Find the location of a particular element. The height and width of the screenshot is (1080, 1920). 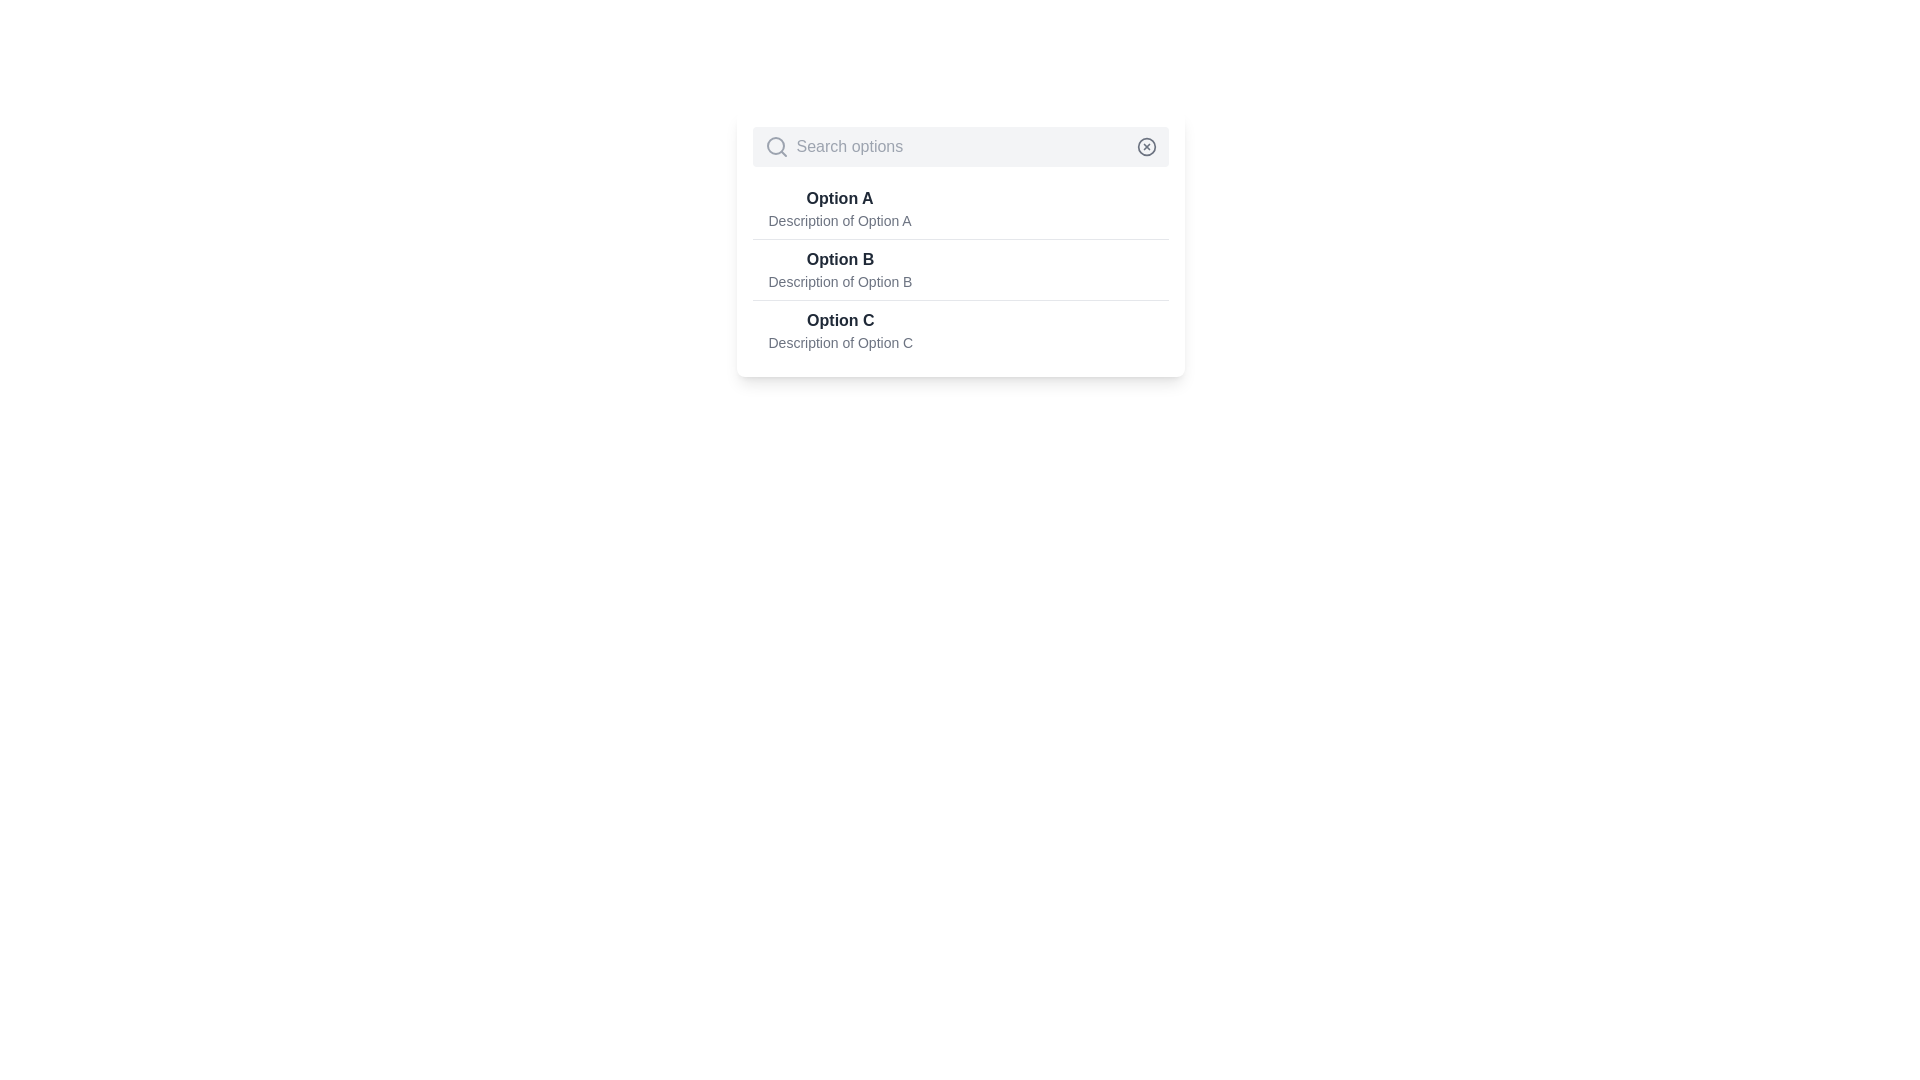

the search action icon located at the left side of the dropdown menu, adjacent to the 'Search options' input field is located at coordinates (775, 145).